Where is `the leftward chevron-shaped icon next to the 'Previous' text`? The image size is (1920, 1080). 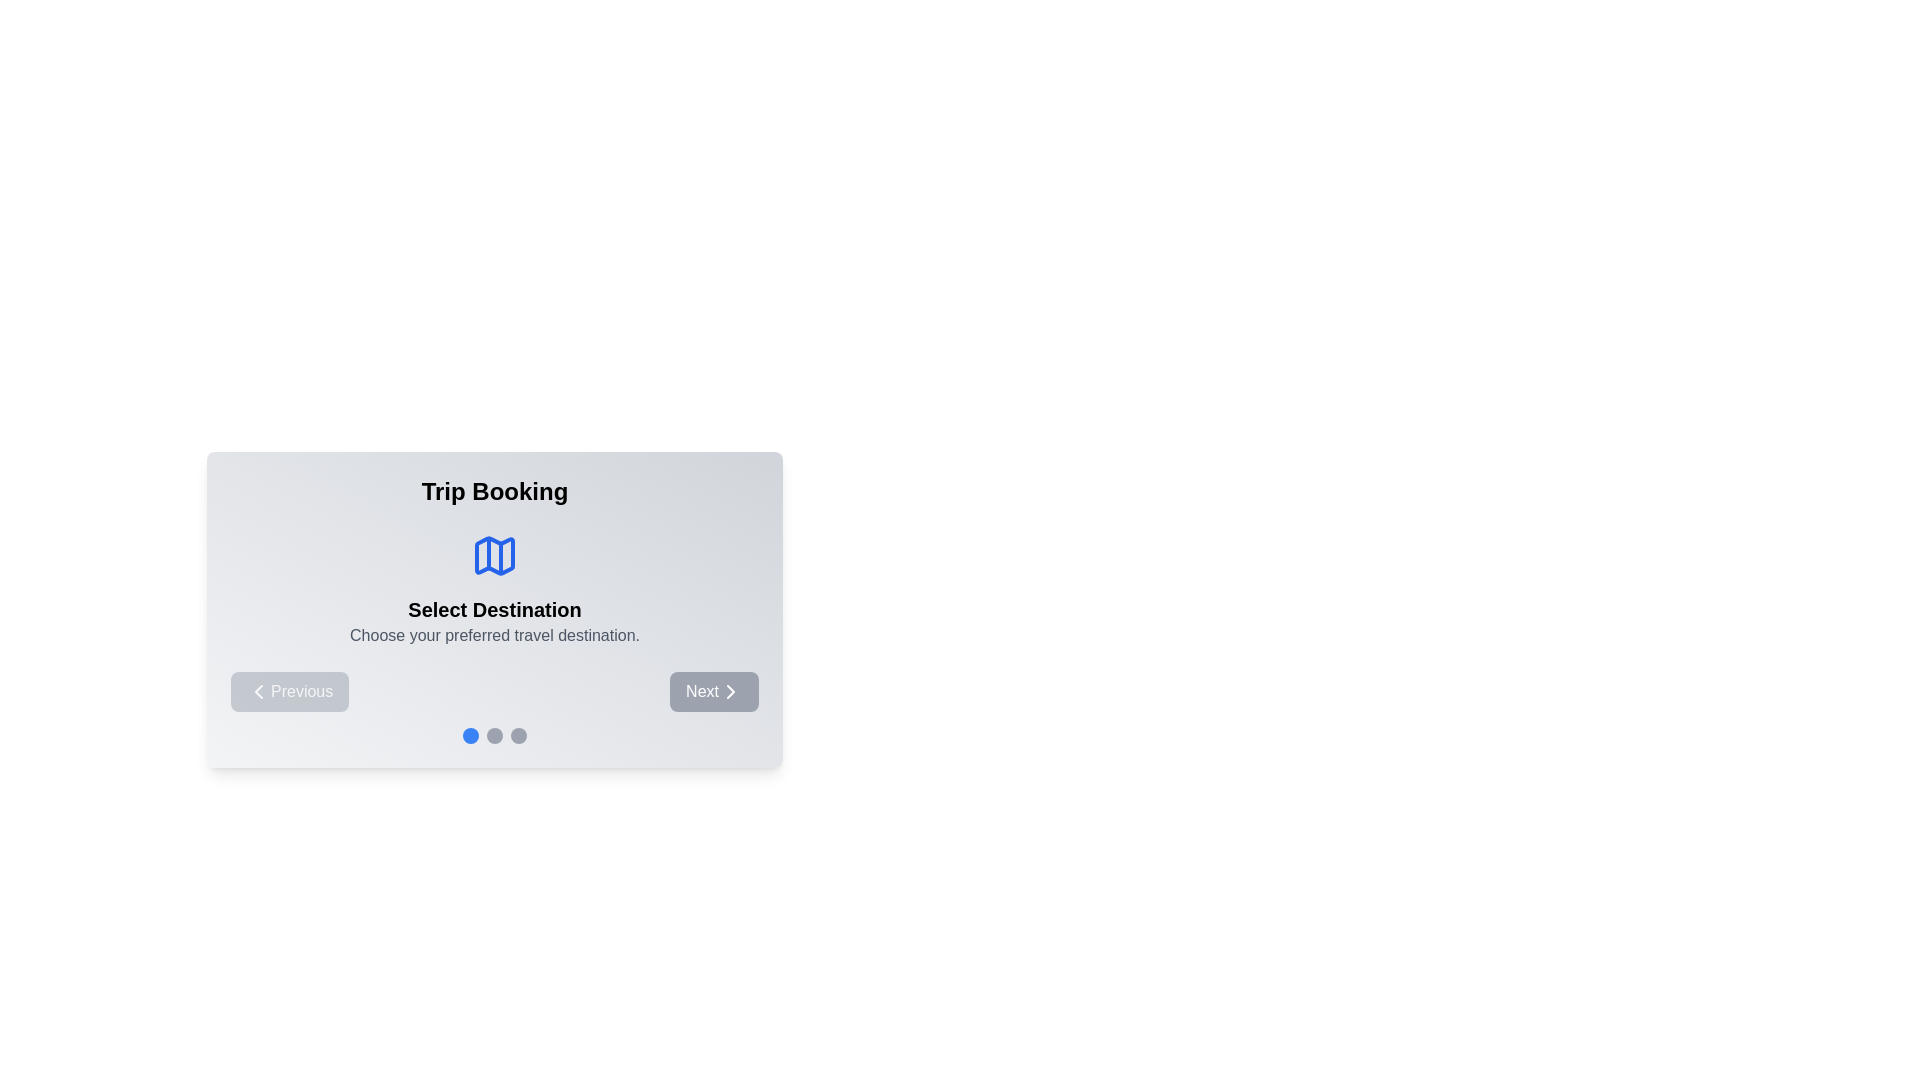
the leftward chevron-shaped icon next to the 'Previous' text is located at coordinates (258, 690).